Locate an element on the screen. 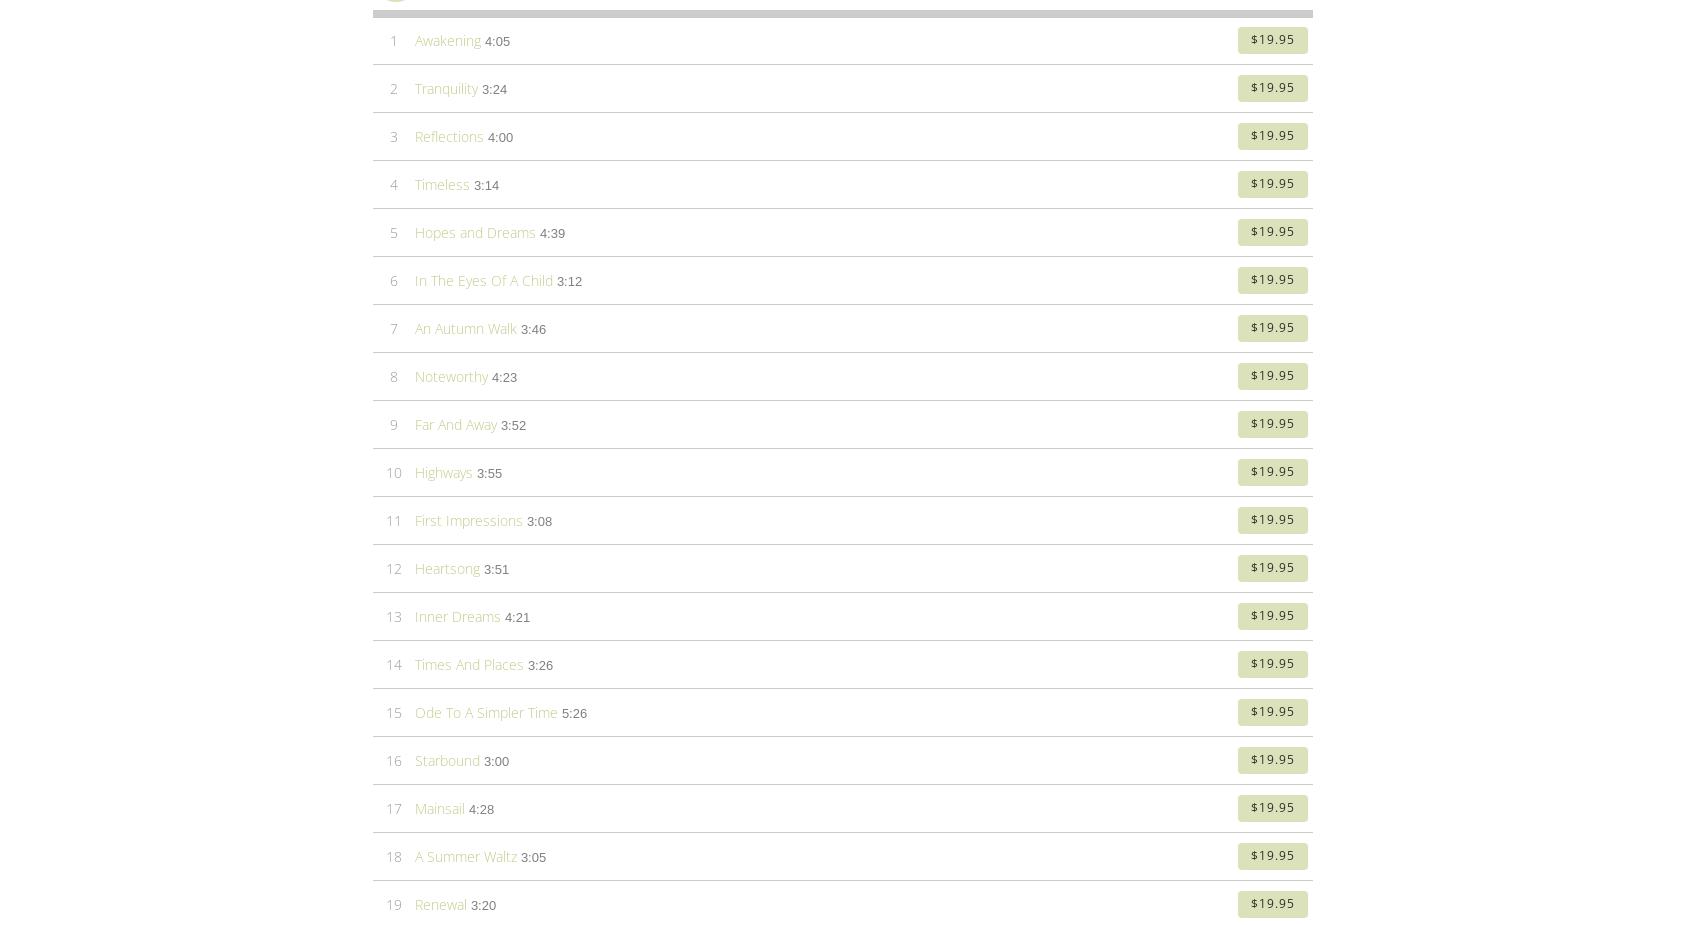  '49' is located at coordinates (392, 285).